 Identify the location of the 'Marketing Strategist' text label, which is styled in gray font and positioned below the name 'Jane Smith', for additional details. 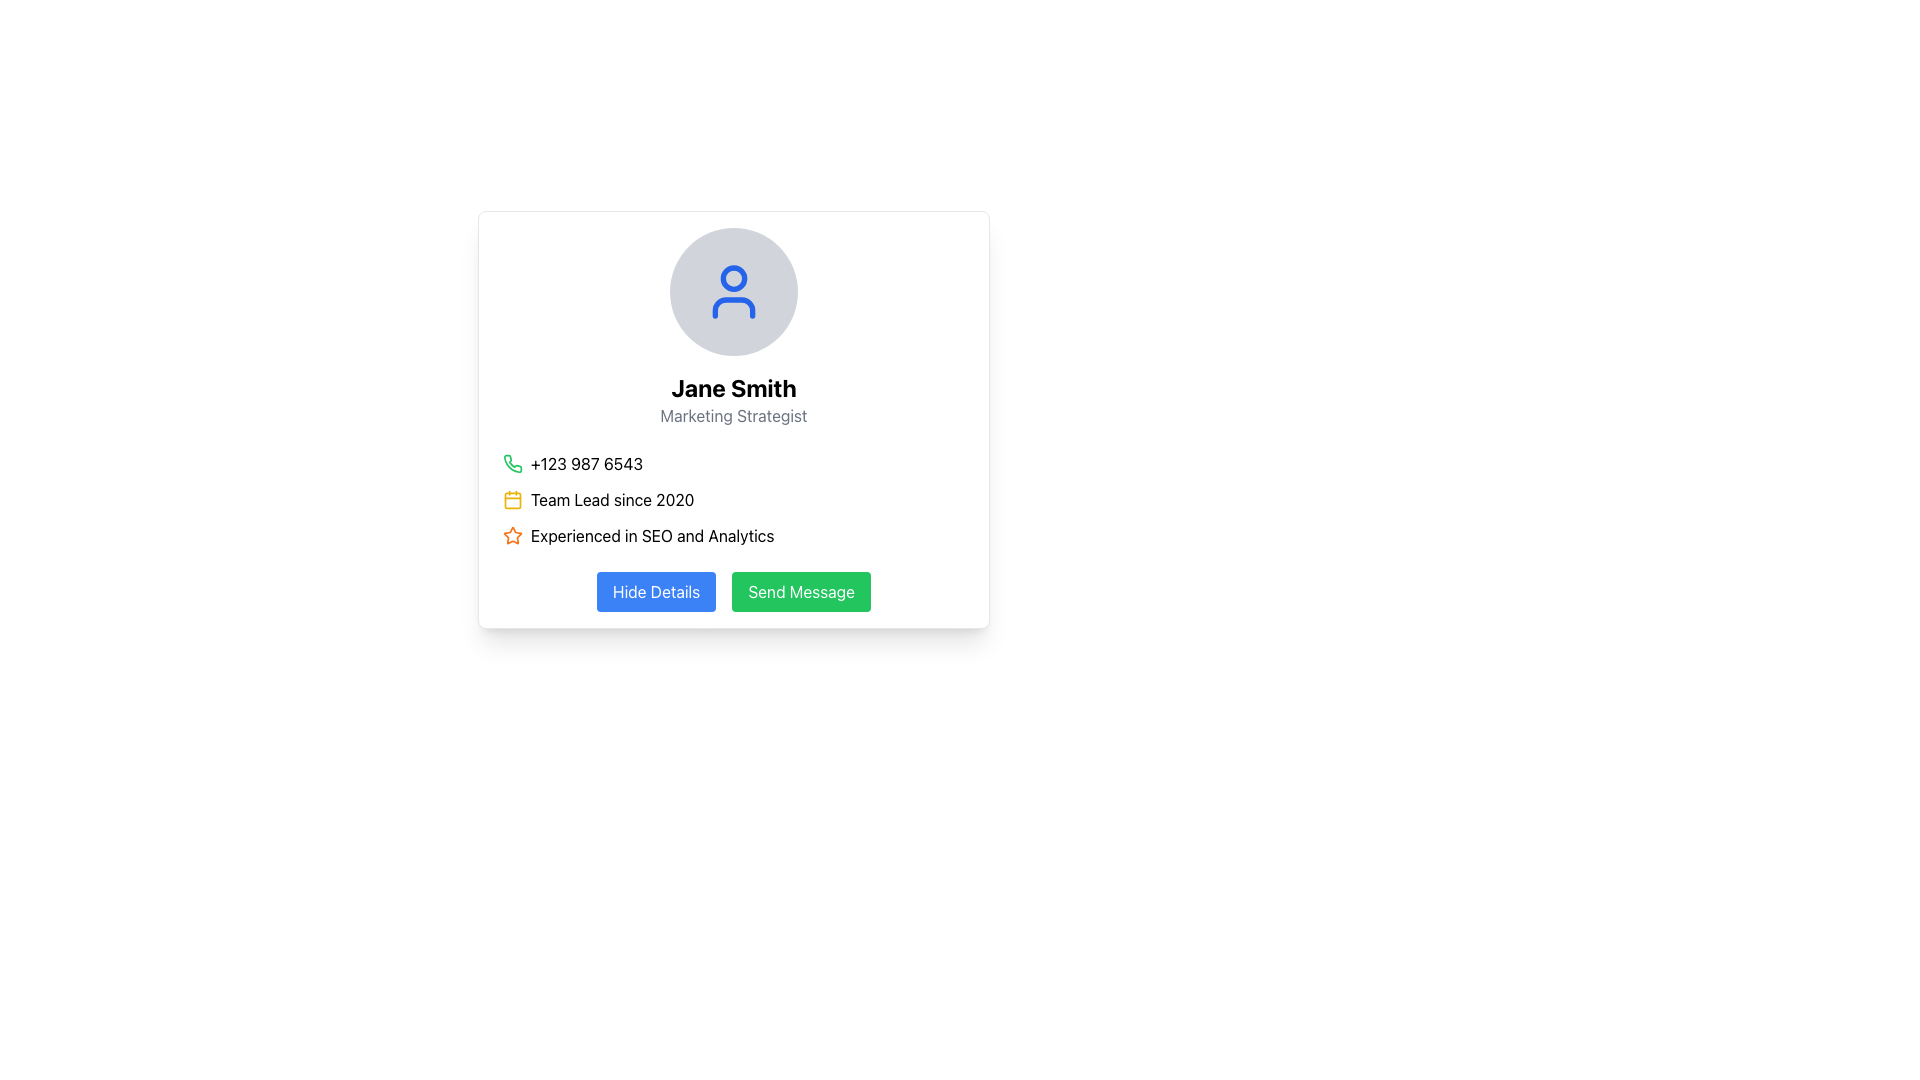
(733, 415).